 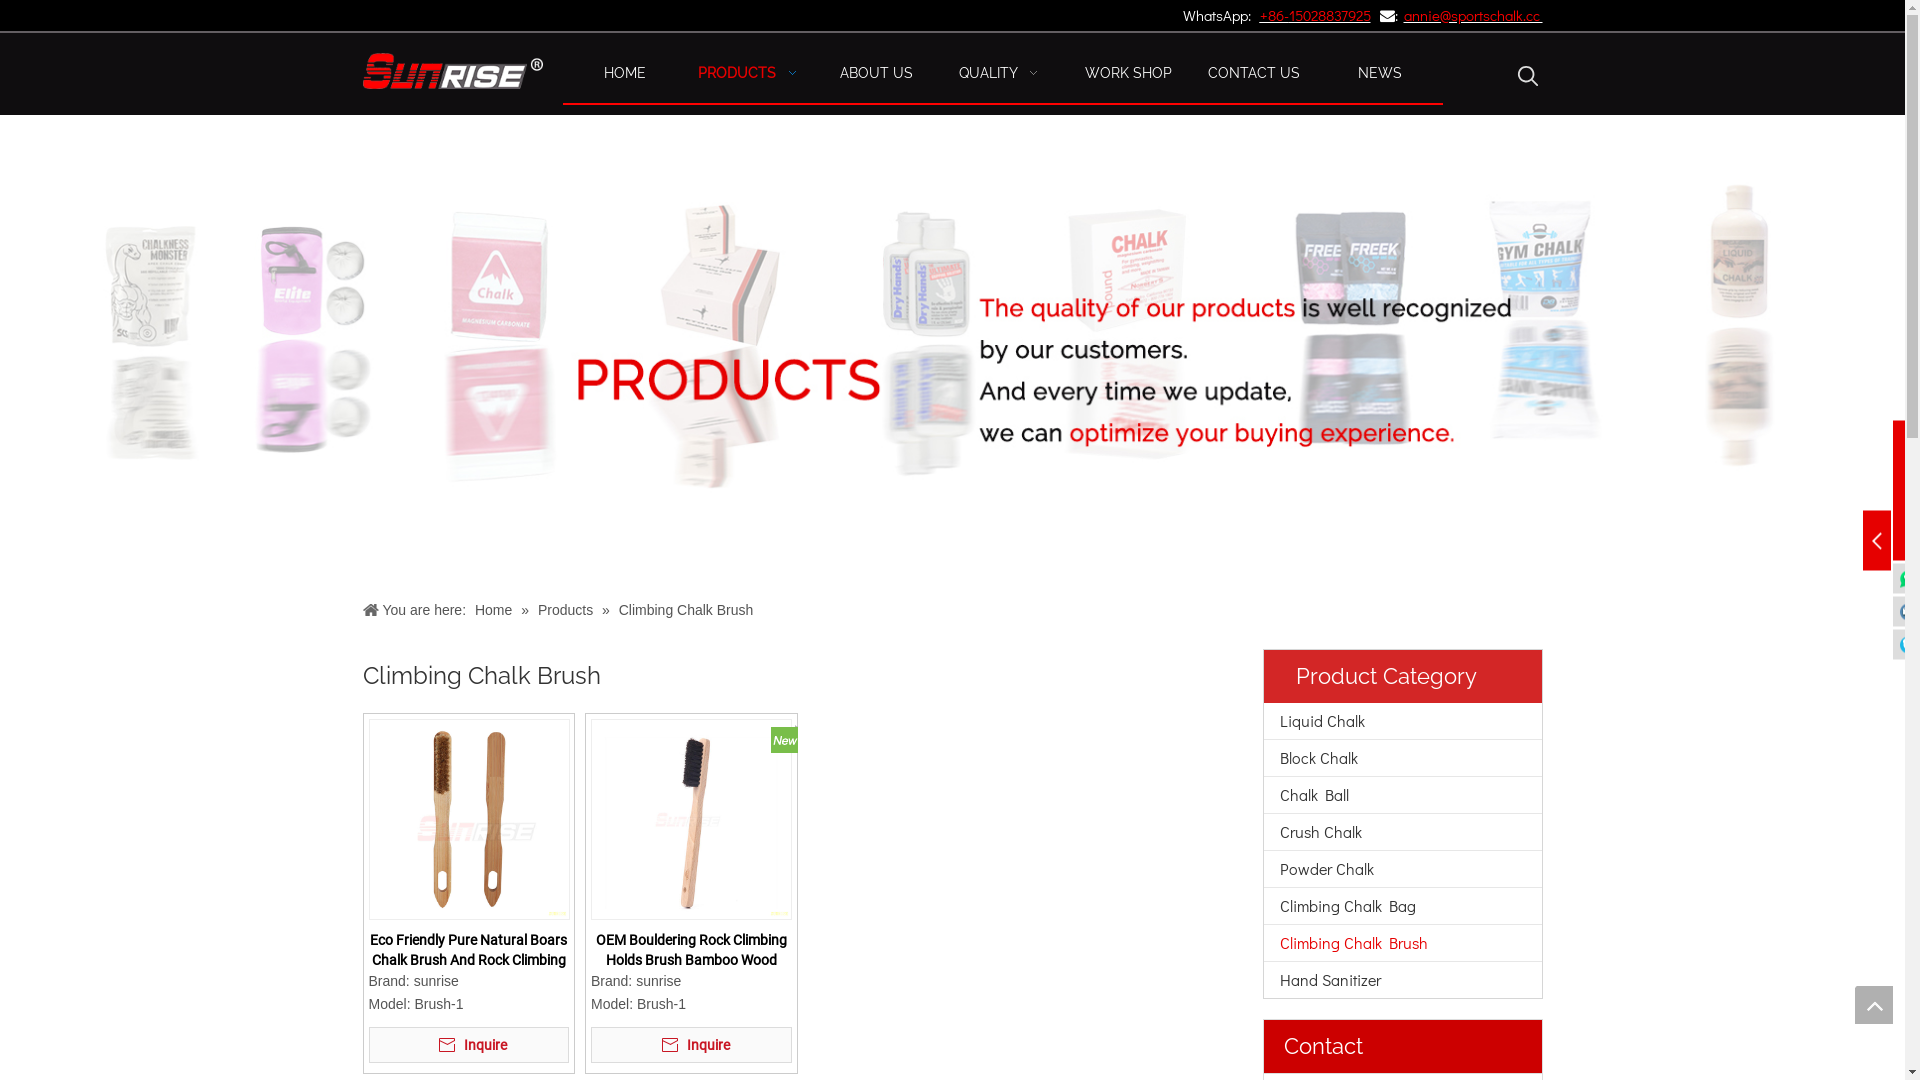 What do you see at coordinates (1401, 758) in the screenshot?
I see `'Block Chalk'` at bounding box center [1401, 758].